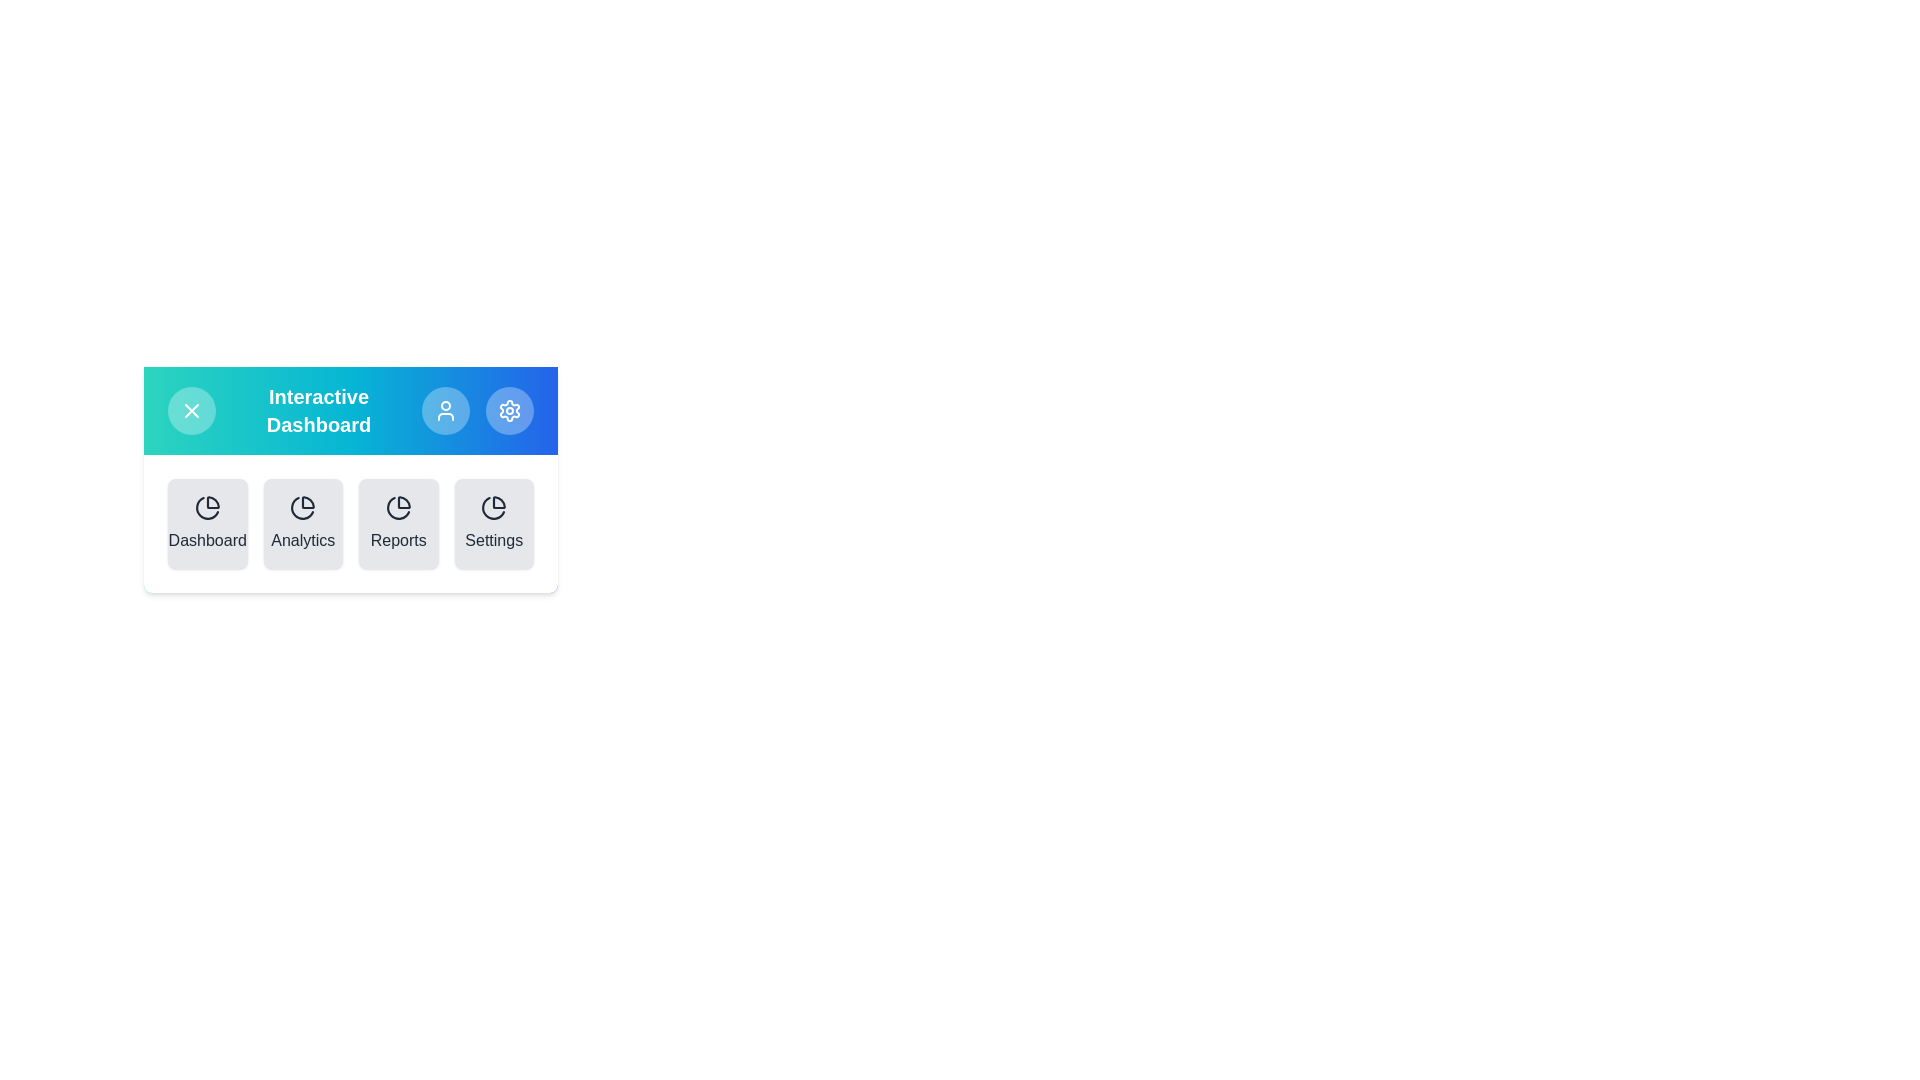  I want to click on the 'Reports' button in the menu to navigate to the Reports section, so click(398, 523).